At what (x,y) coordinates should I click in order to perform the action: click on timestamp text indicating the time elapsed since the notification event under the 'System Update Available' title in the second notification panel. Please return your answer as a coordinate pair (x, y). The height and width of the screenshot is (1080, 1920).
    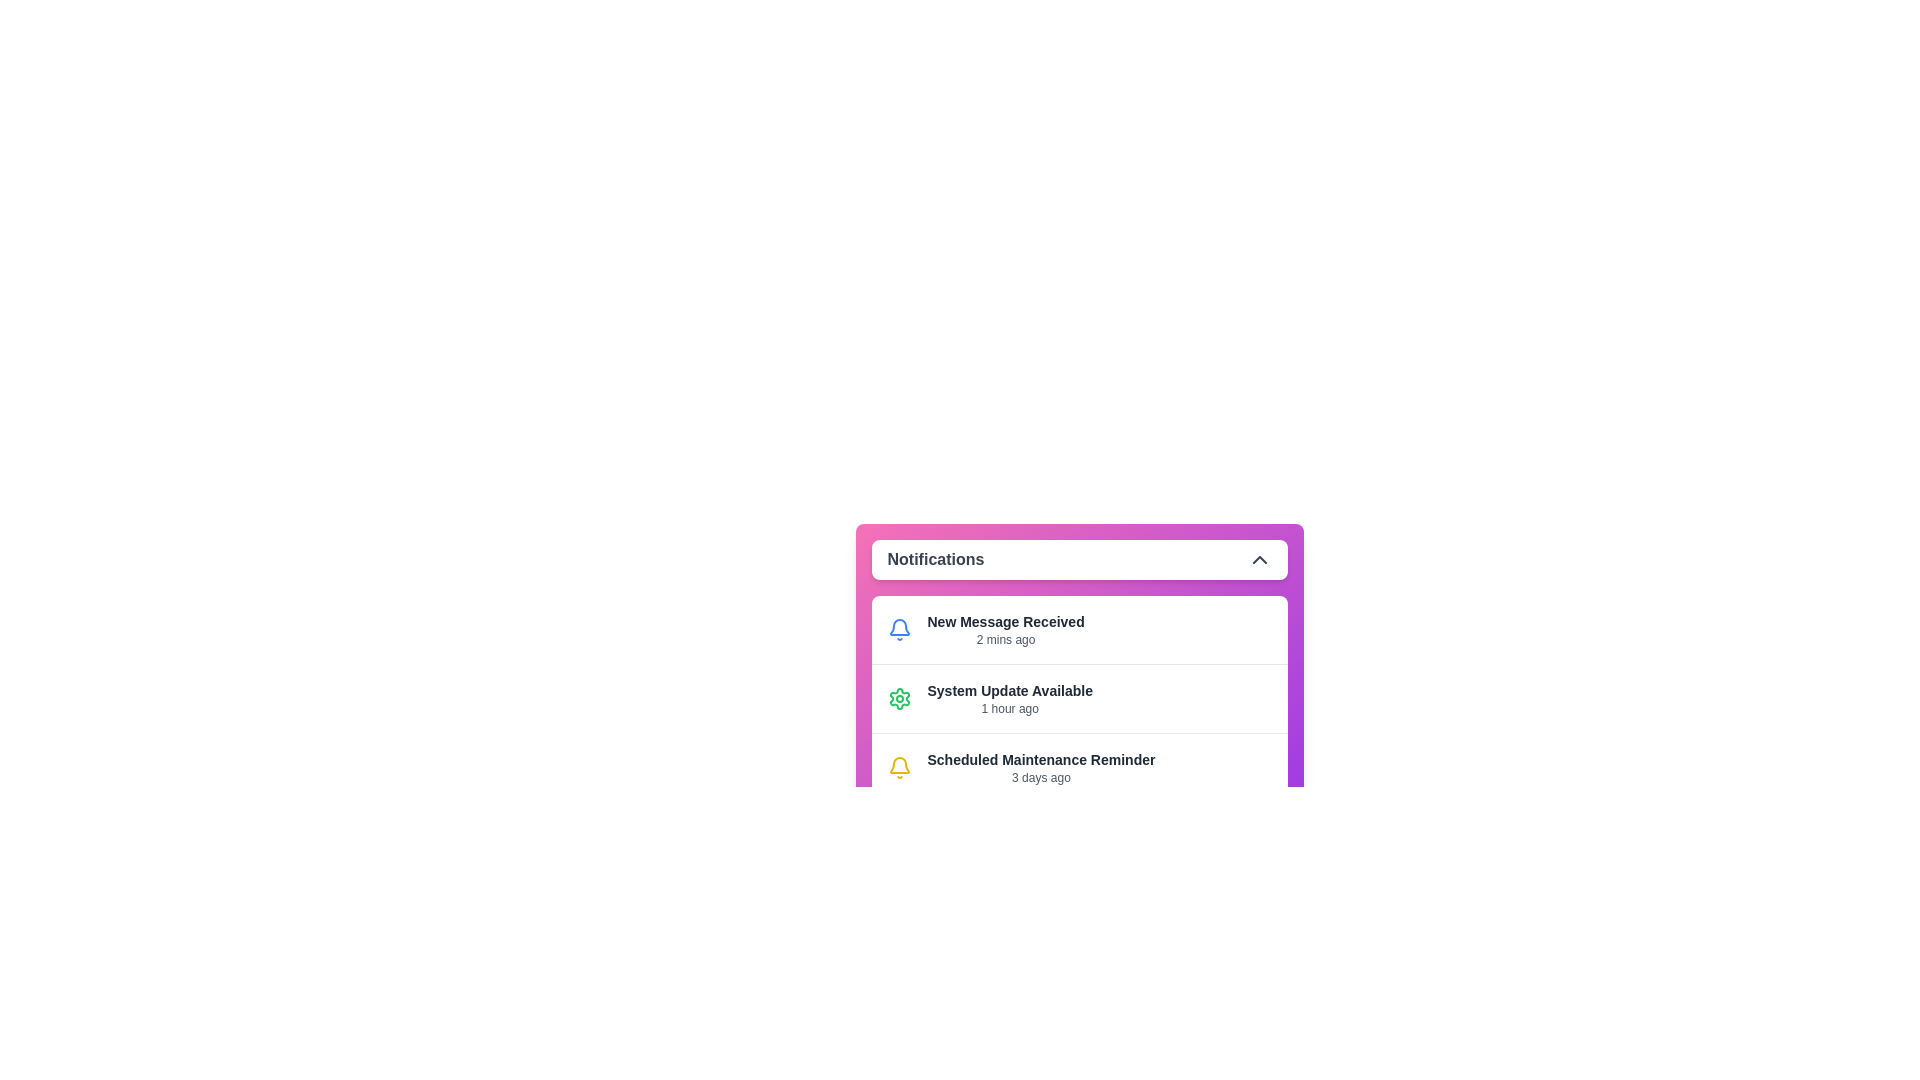
    Looking at the image, I should click on (1010, 708).